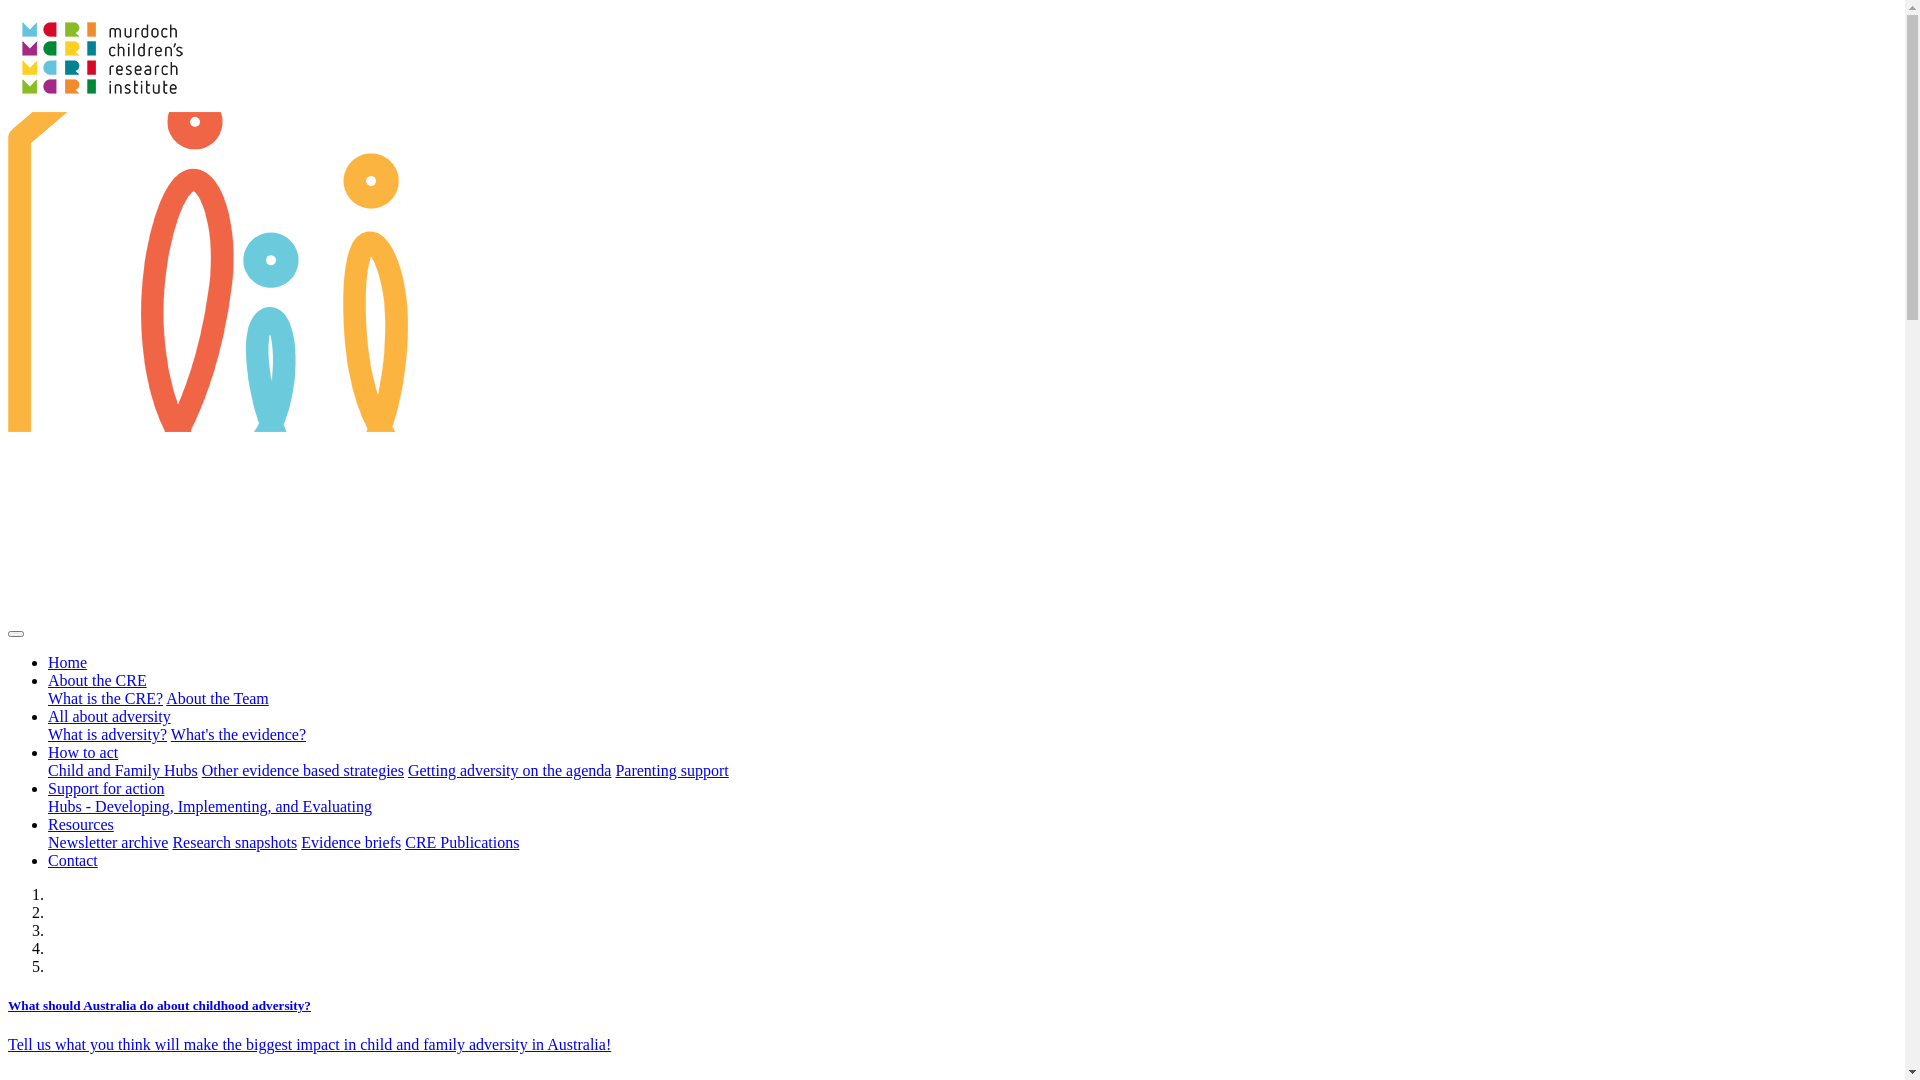 The width and height of the screenshot is (1920, 1080). I want to click on 'What is the CRE?', so click(104, 697).